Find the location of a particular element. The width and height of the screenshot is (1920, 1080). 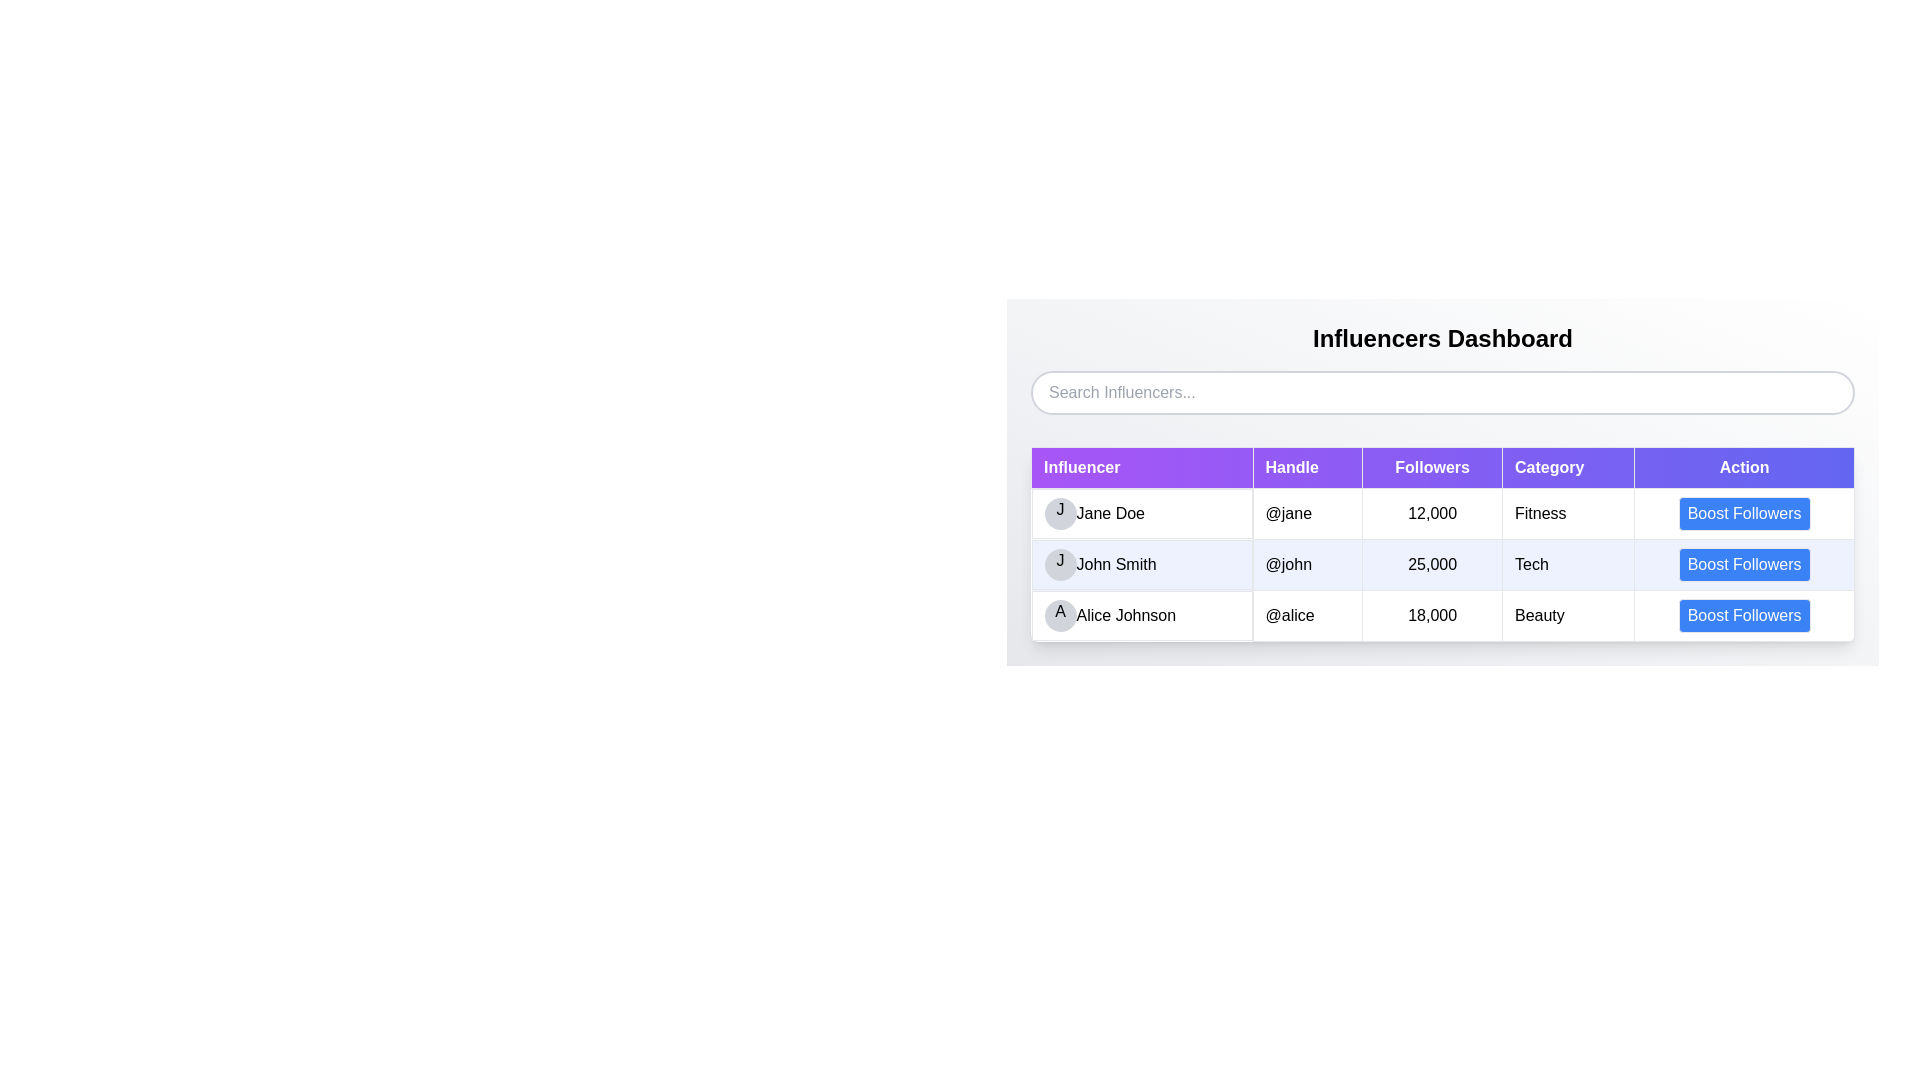

the List item for the influencer 'John Smith', which includes a circular avatar with the letter 'J' and a text label displaying the name 'John Smith', positioned under the 'Influencer' column header is located at coordinates (1142, 564).